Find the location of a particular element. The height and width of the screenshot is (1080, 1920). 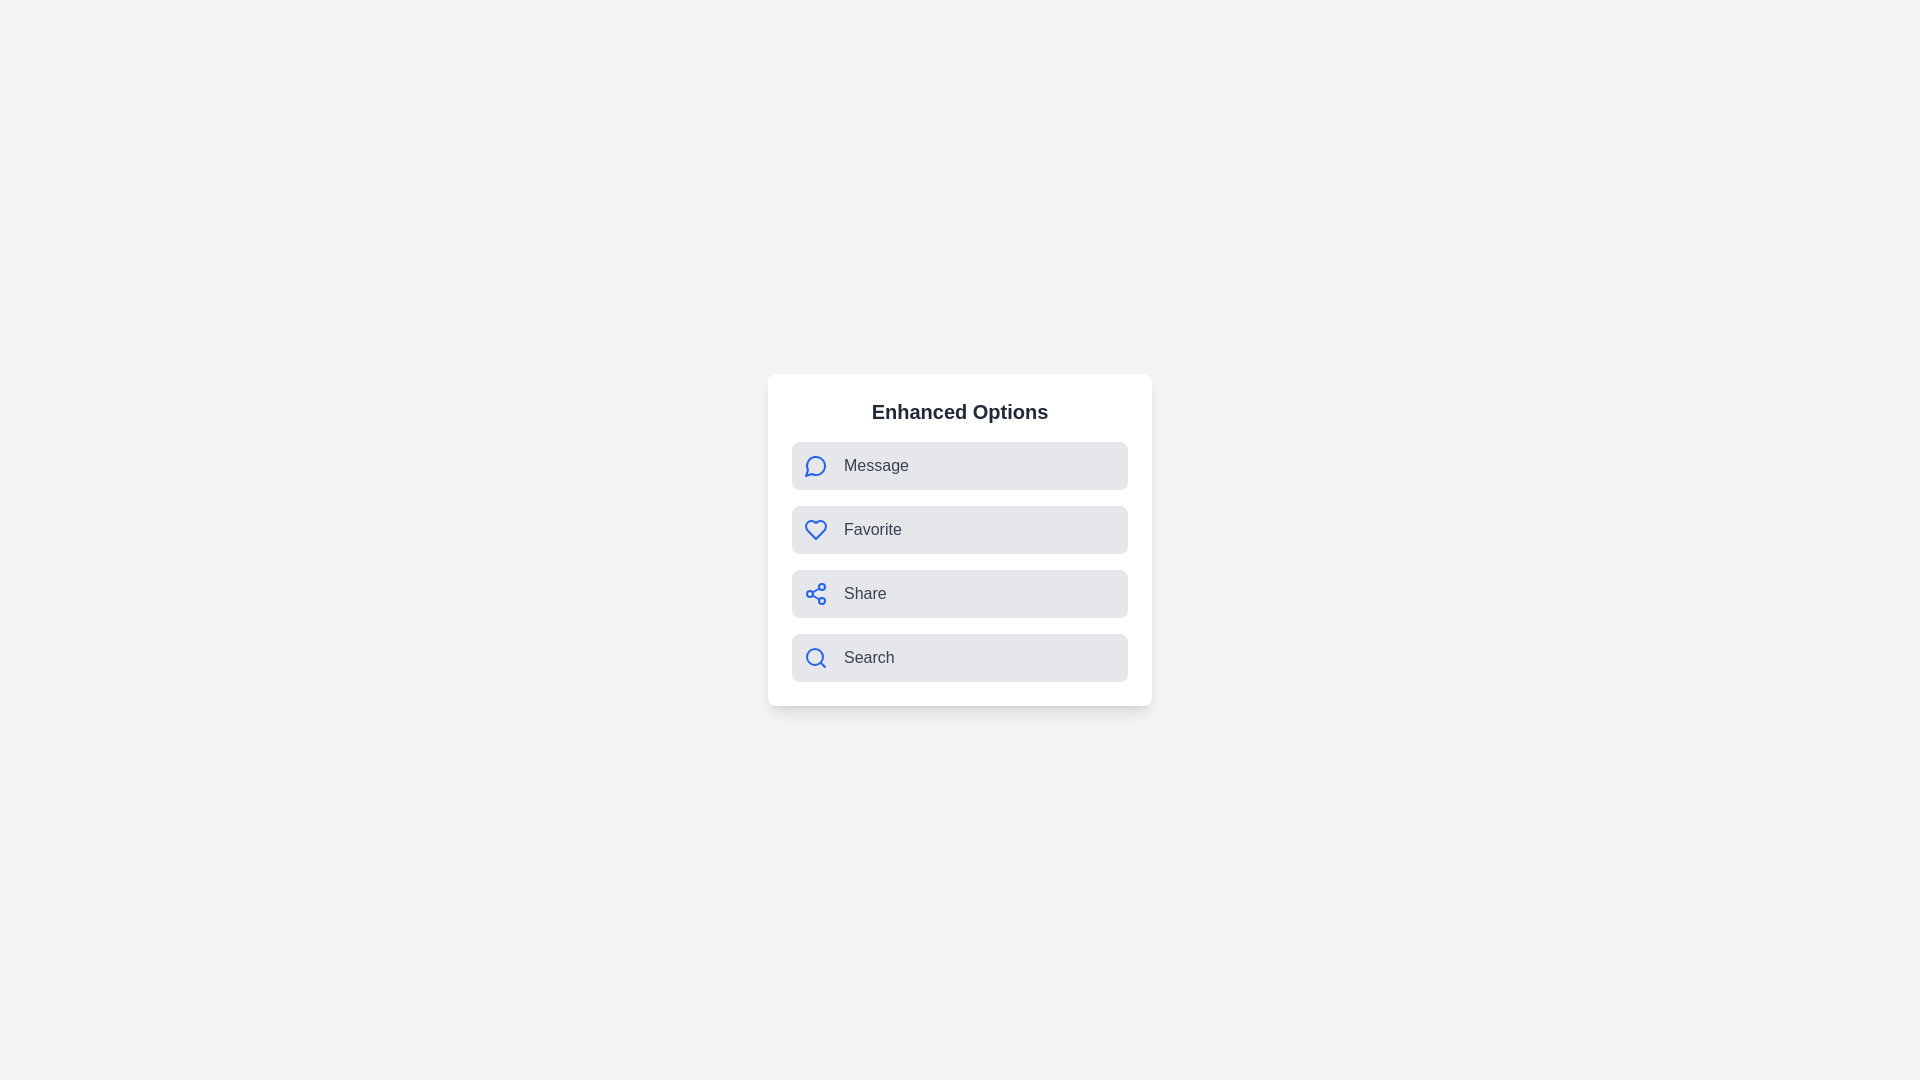

the Message option to observe visual feedback is located at coordinates (960, 466).